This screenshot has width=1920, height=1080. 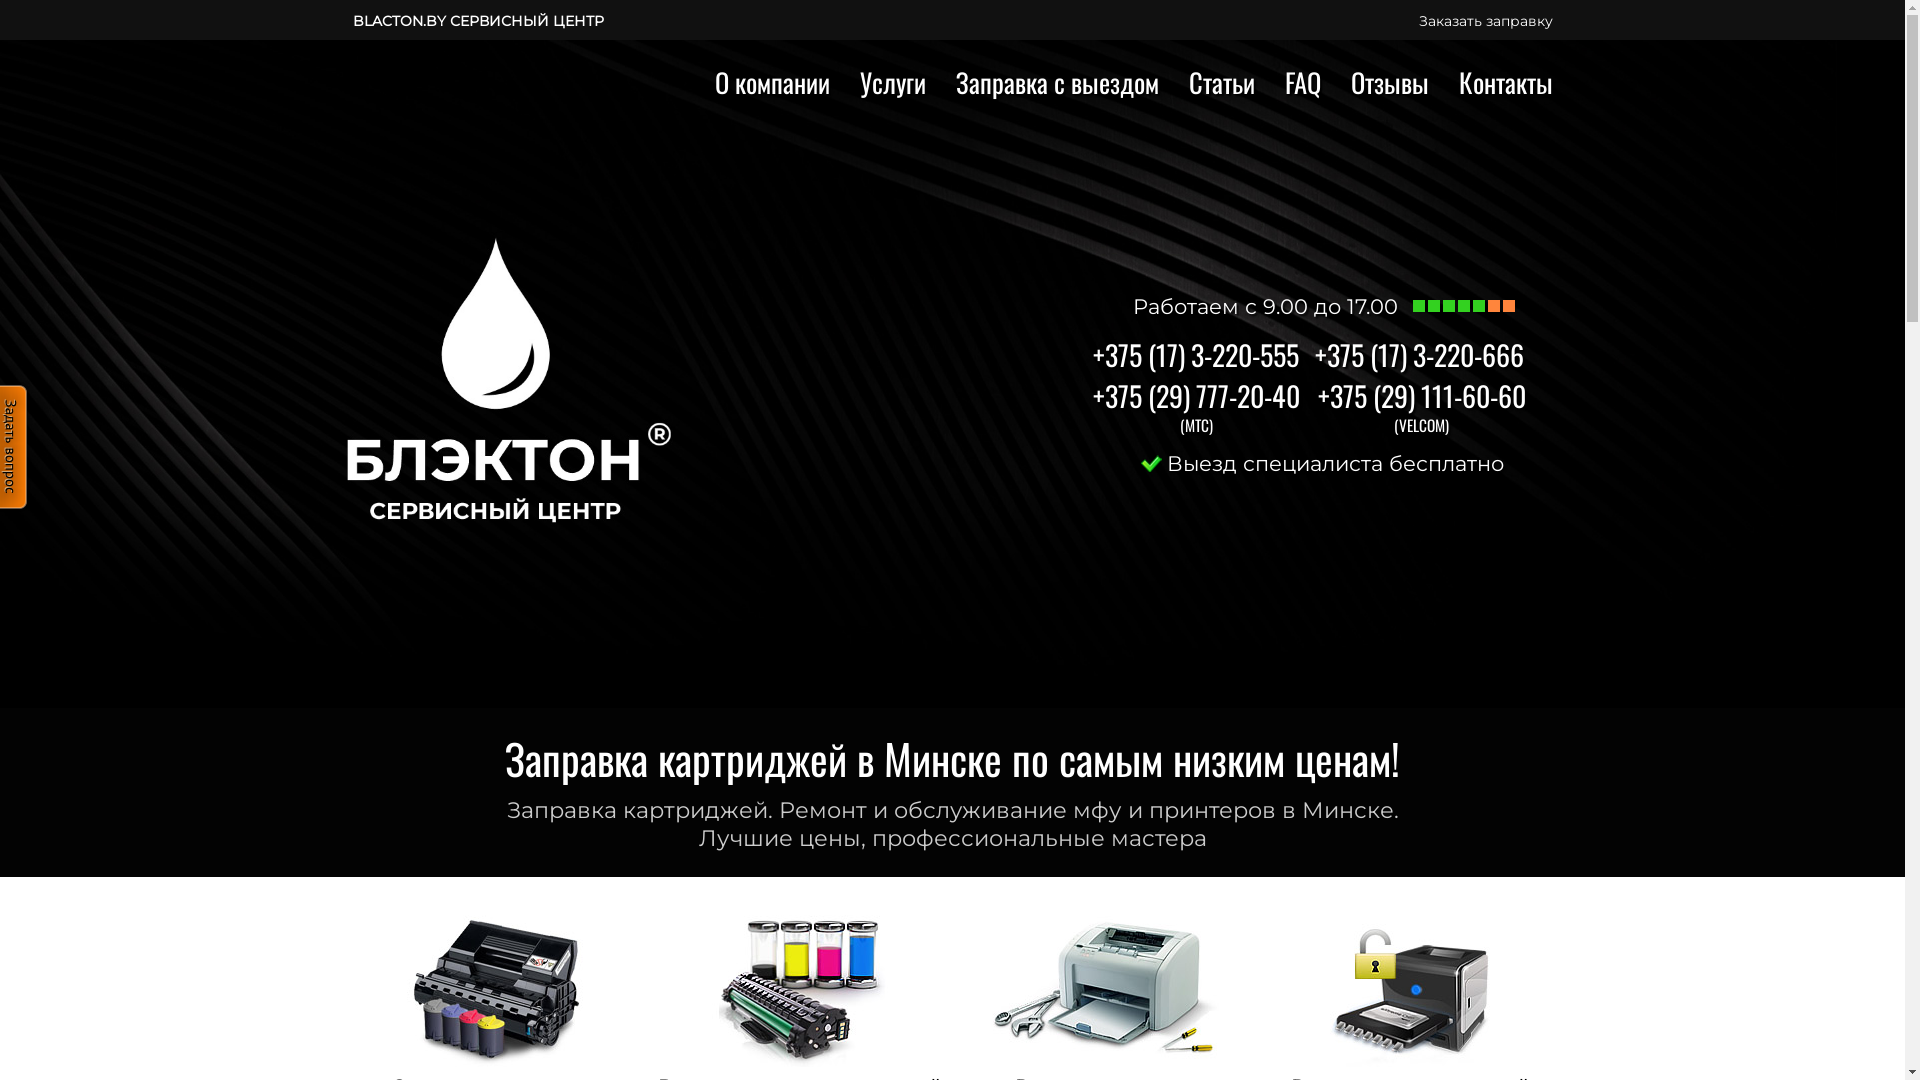 What do you see at coordinates (1417, 353) in the screenshot?
I see `'+375 (17) 3-220-666'` at bounding box center [1417, 353].